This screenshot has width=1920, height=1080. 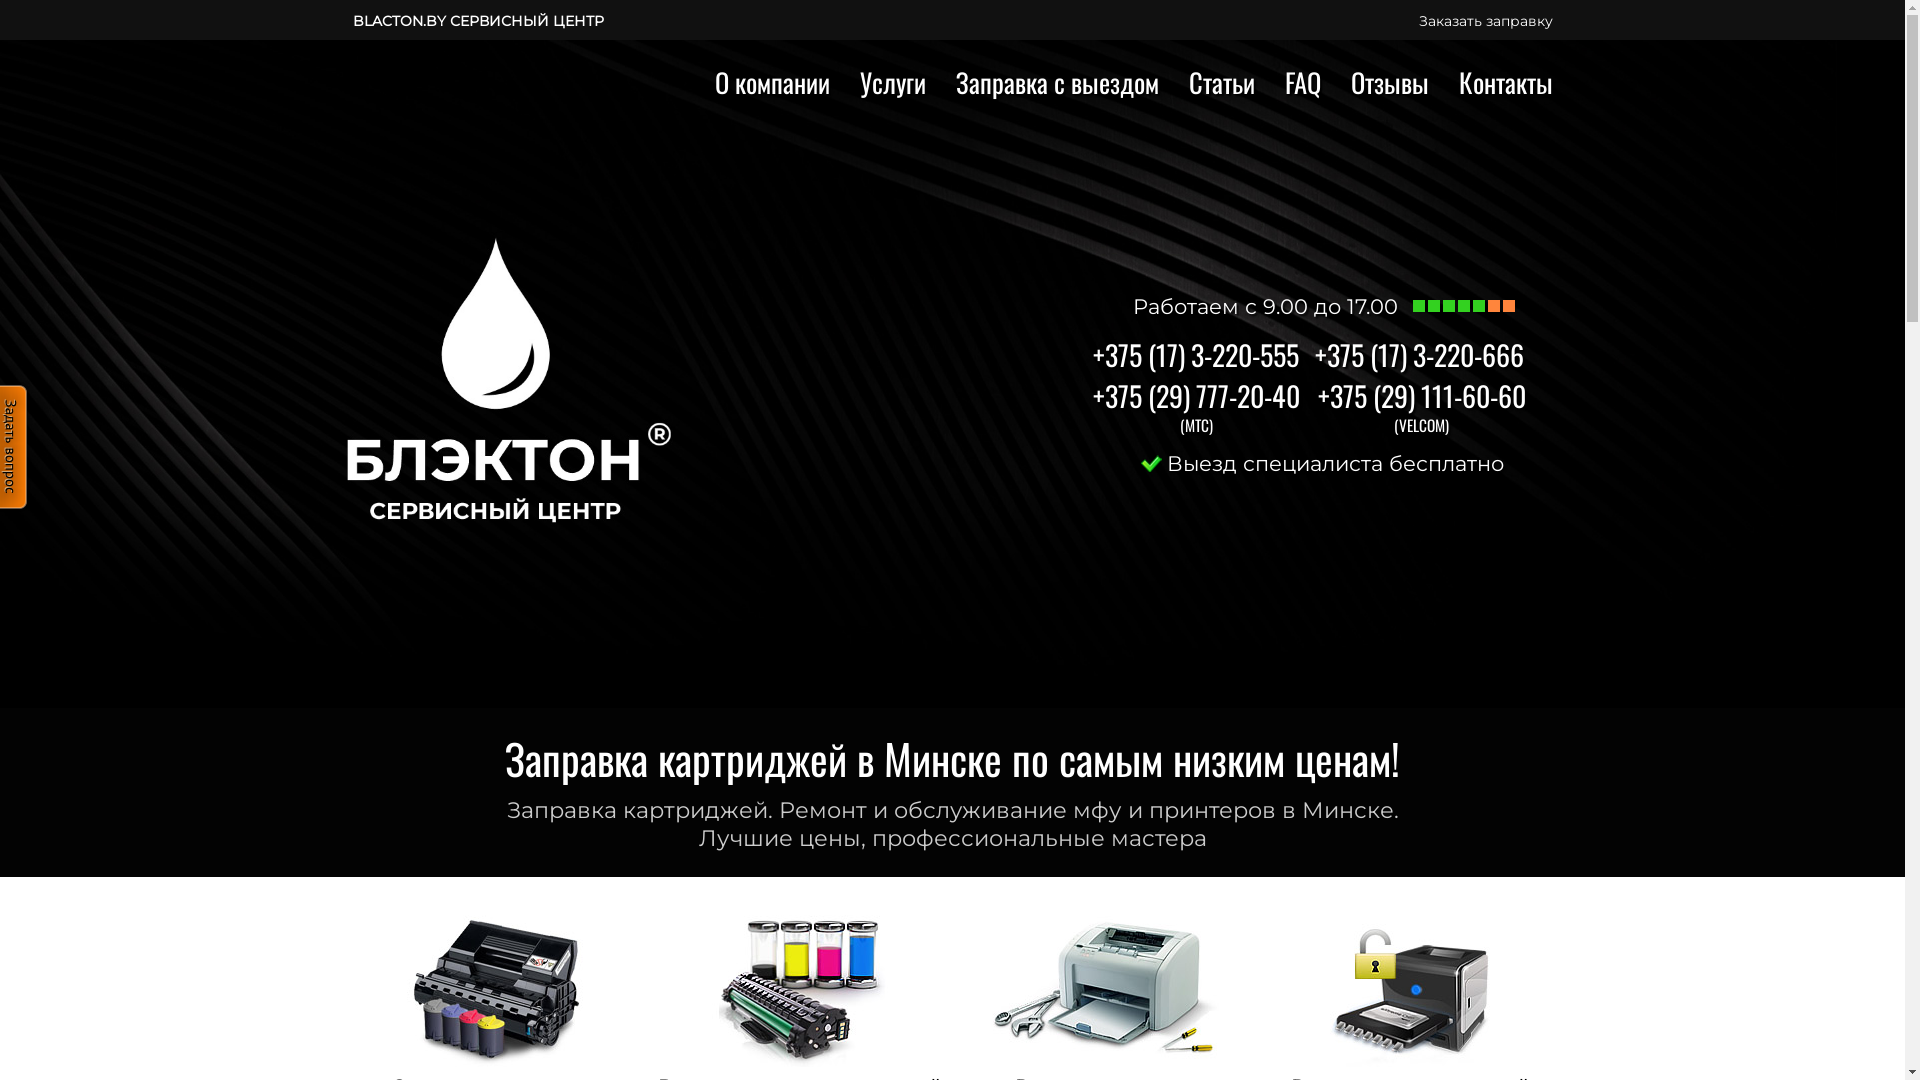 What do you see at coordinates (1417, 353) in the screenshot?
I see `'+375 (17) 3-220-666'` at bounding box center [1417, 353].